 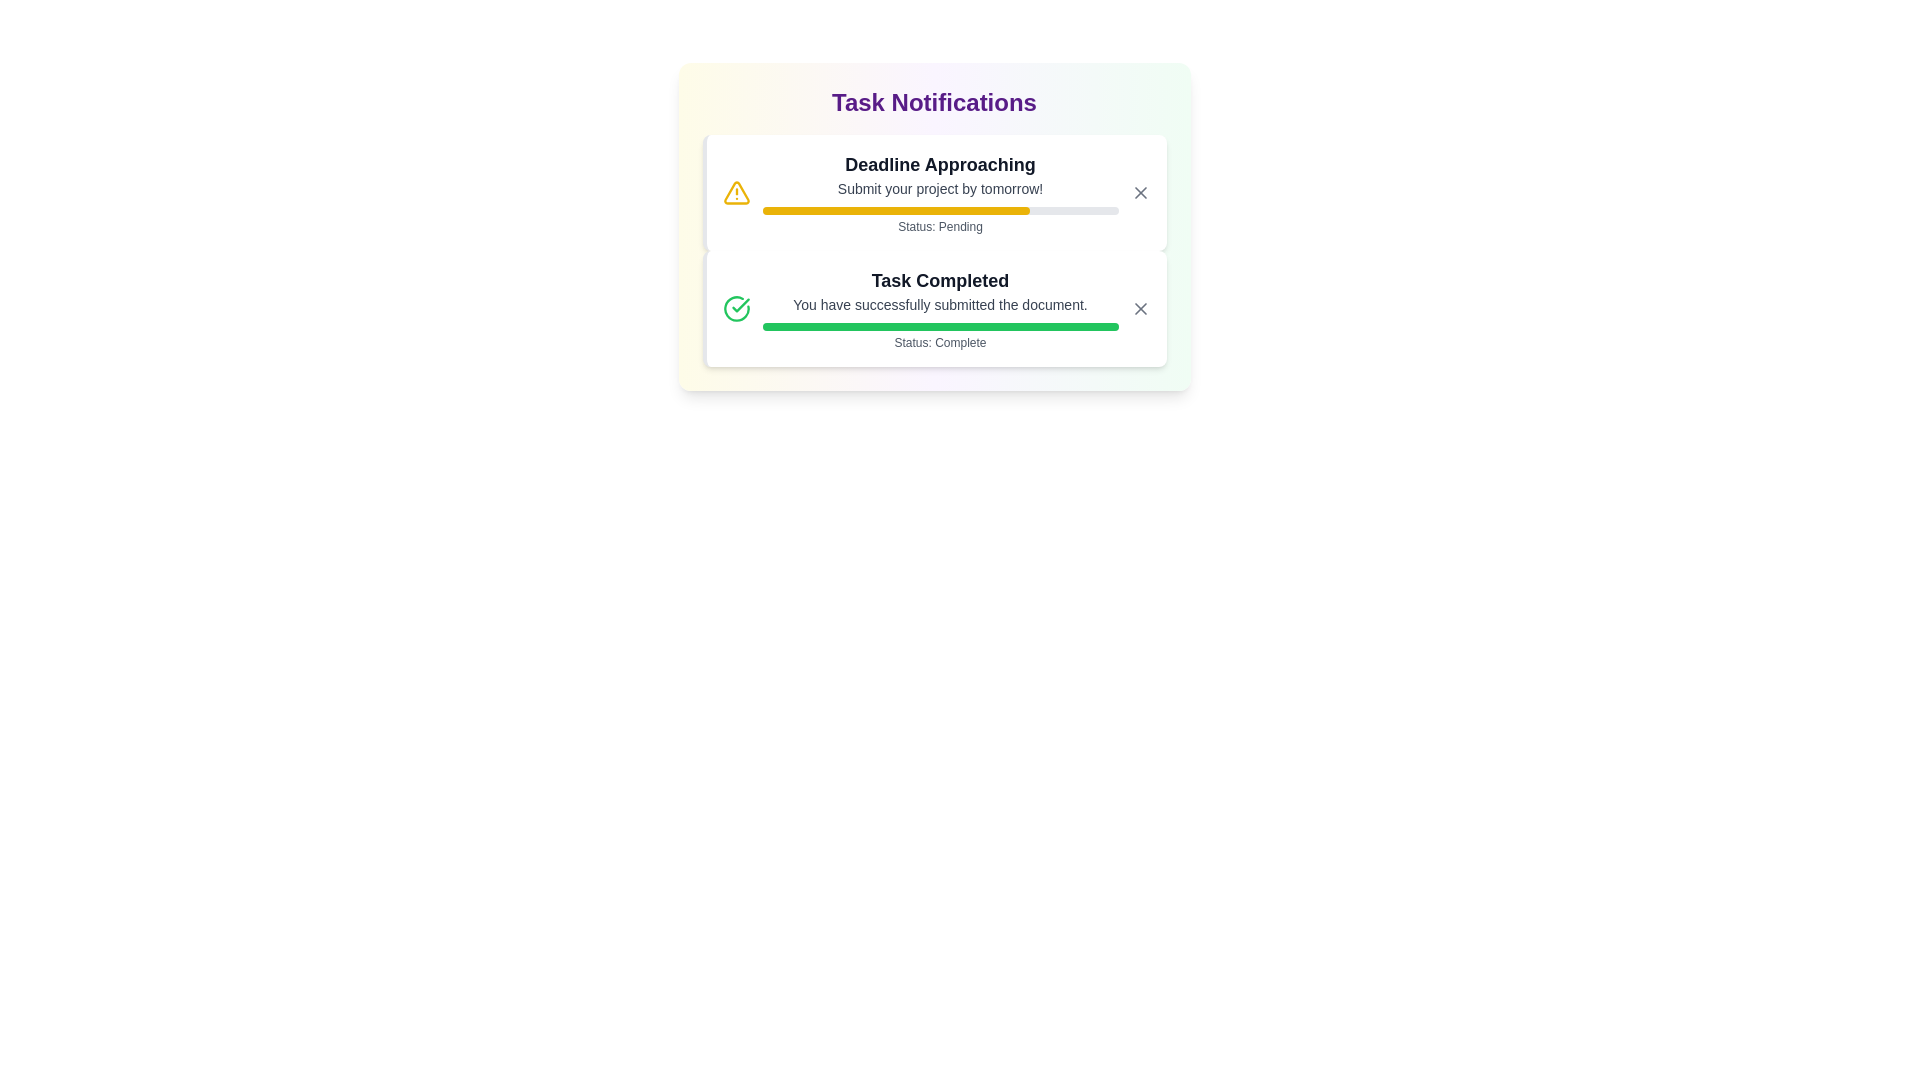 I want to click on the notification icon for Task Completed, so click(x=735, y=308).